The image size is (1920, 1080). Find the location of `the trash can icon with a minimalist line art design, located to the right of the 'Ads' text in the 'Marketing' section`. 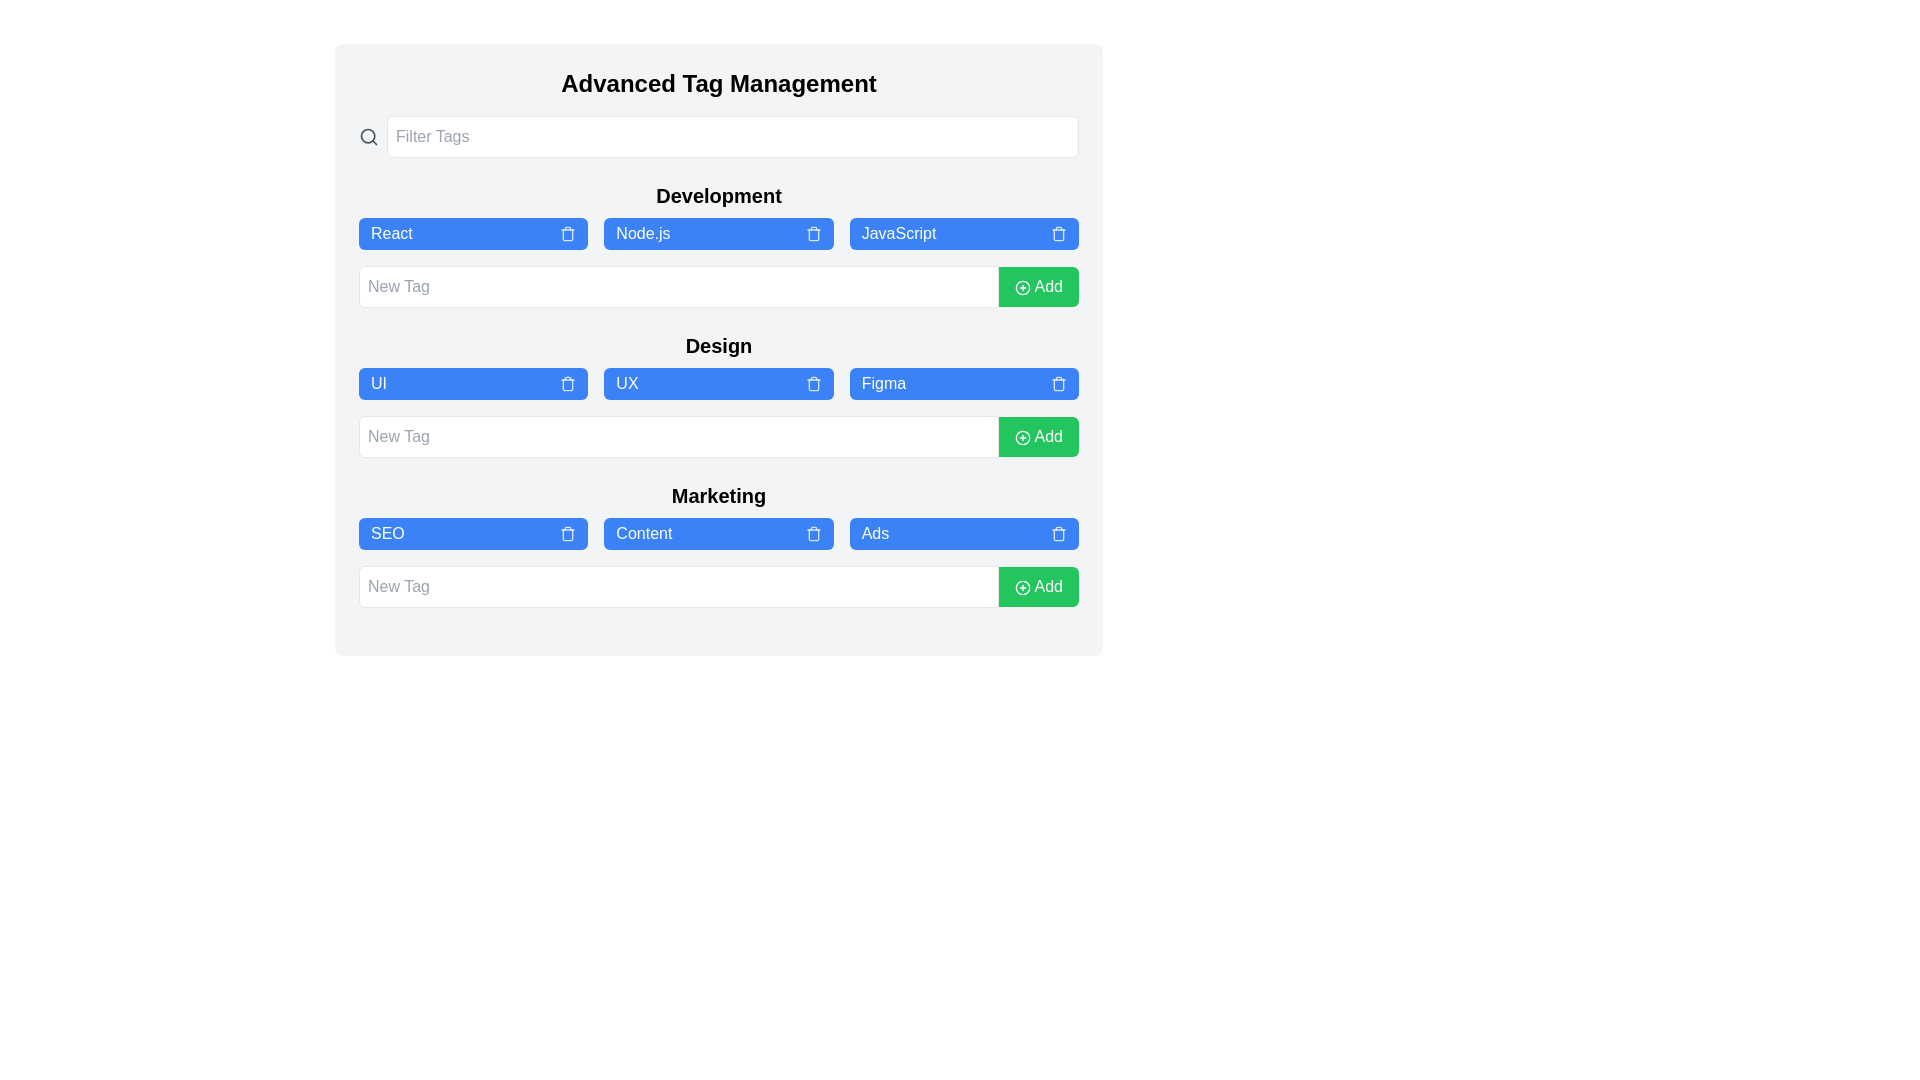

the trash can icon with a minimalist line art design, located to the right of the 'Ads' text in the 'Marketing' section is located at coordinates (1058, 532).